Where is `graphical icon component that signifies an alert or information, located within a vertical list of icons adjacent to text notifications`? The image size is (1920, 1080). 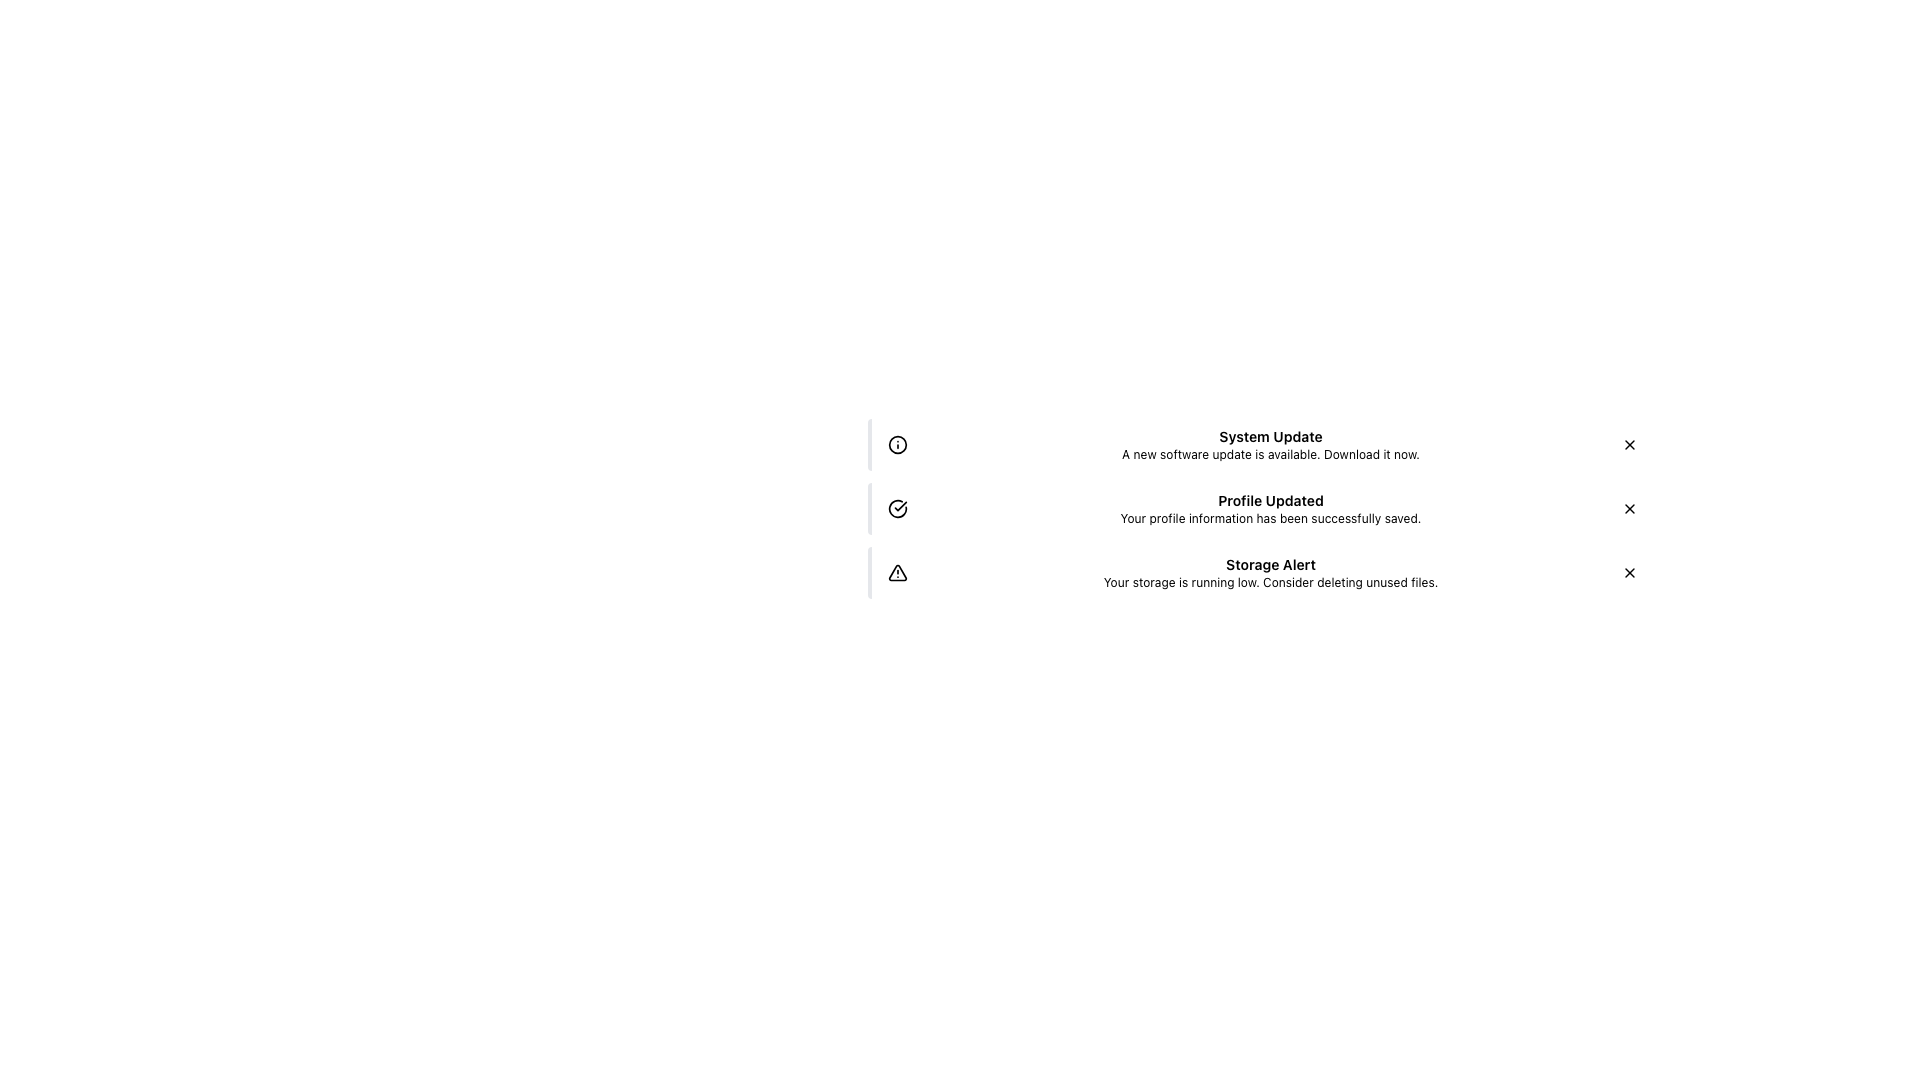
graphical icon component that signifies an alert or information, located within a vertical list of icons adjacent to text notifications is located at coordinates (896, 443).